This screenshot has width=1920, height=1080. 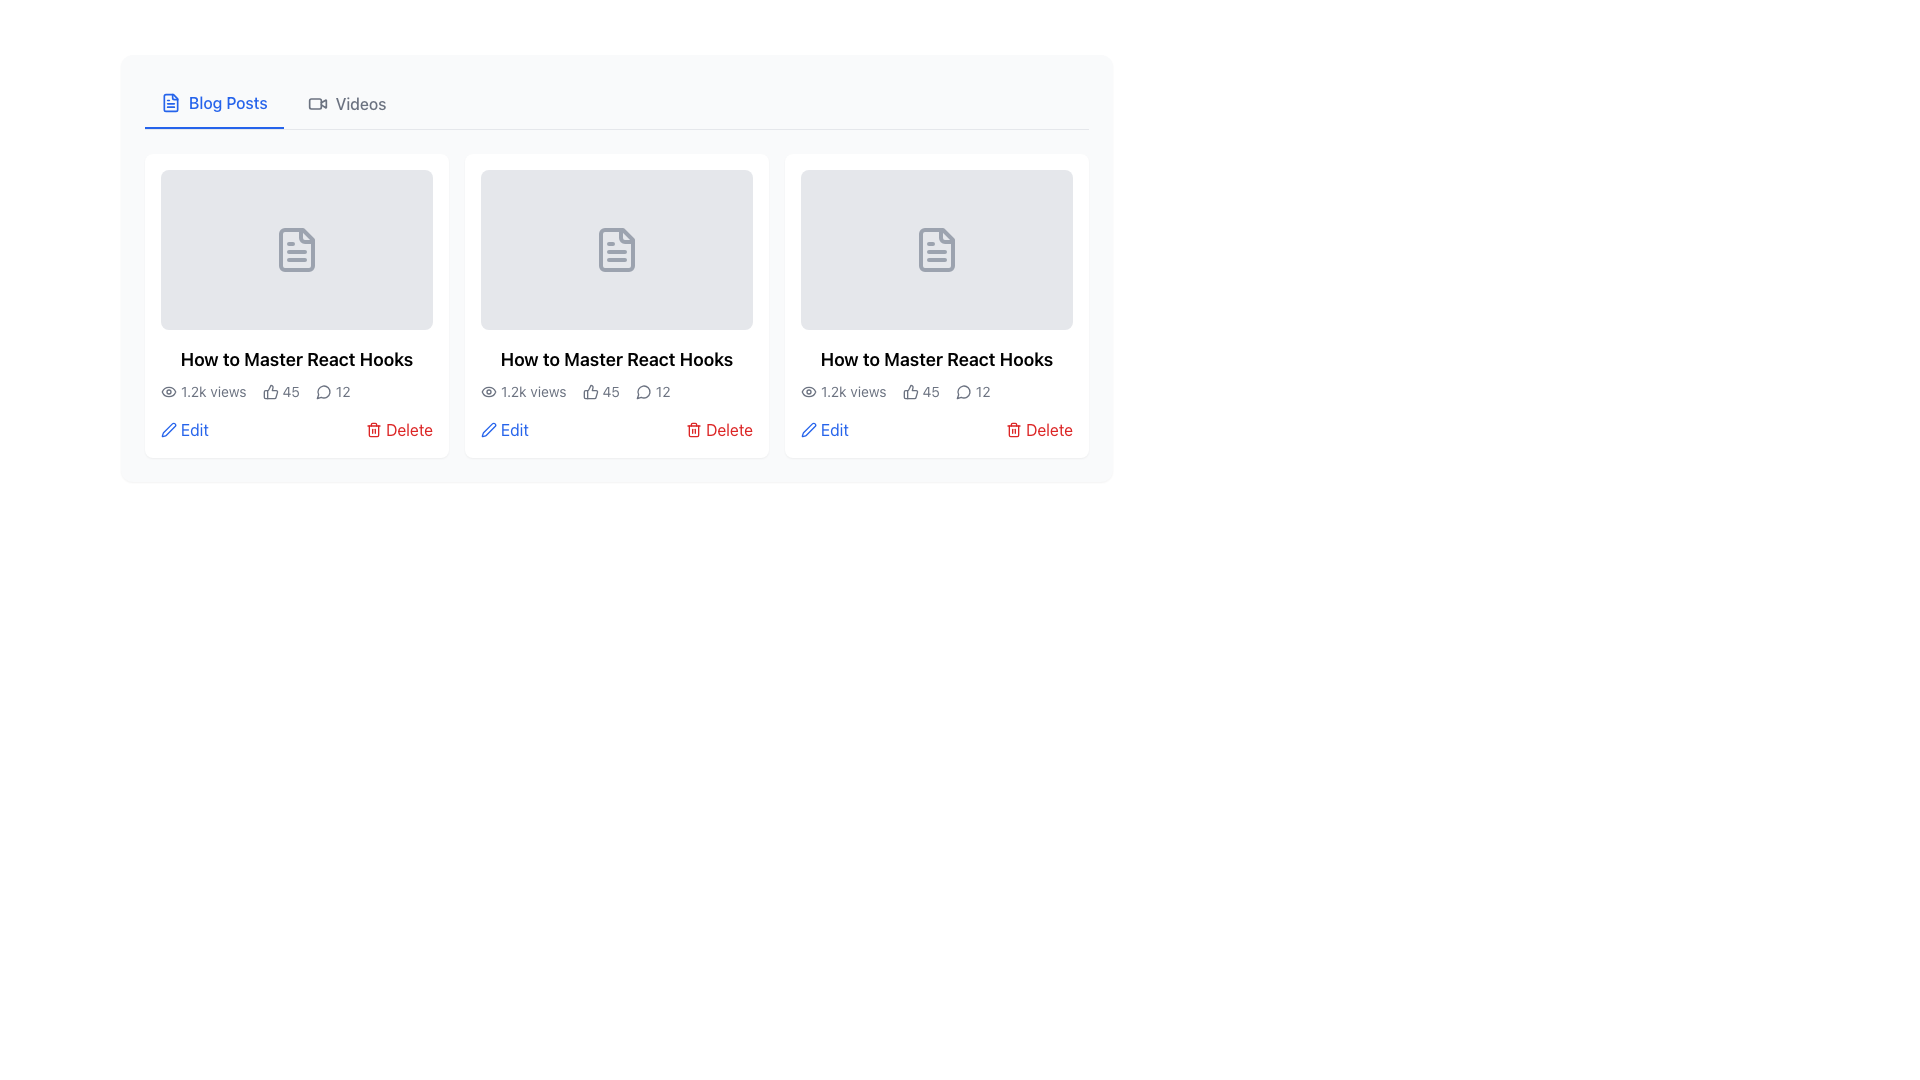 What do you see at coordinates (296, 249) in the screenshot?
I see `the Image placeholder located at the top-left position of the grid layout, which serves as a visual representation for the blog post titled 'How to Master React Hooks'` at bounding box center [296, 249].